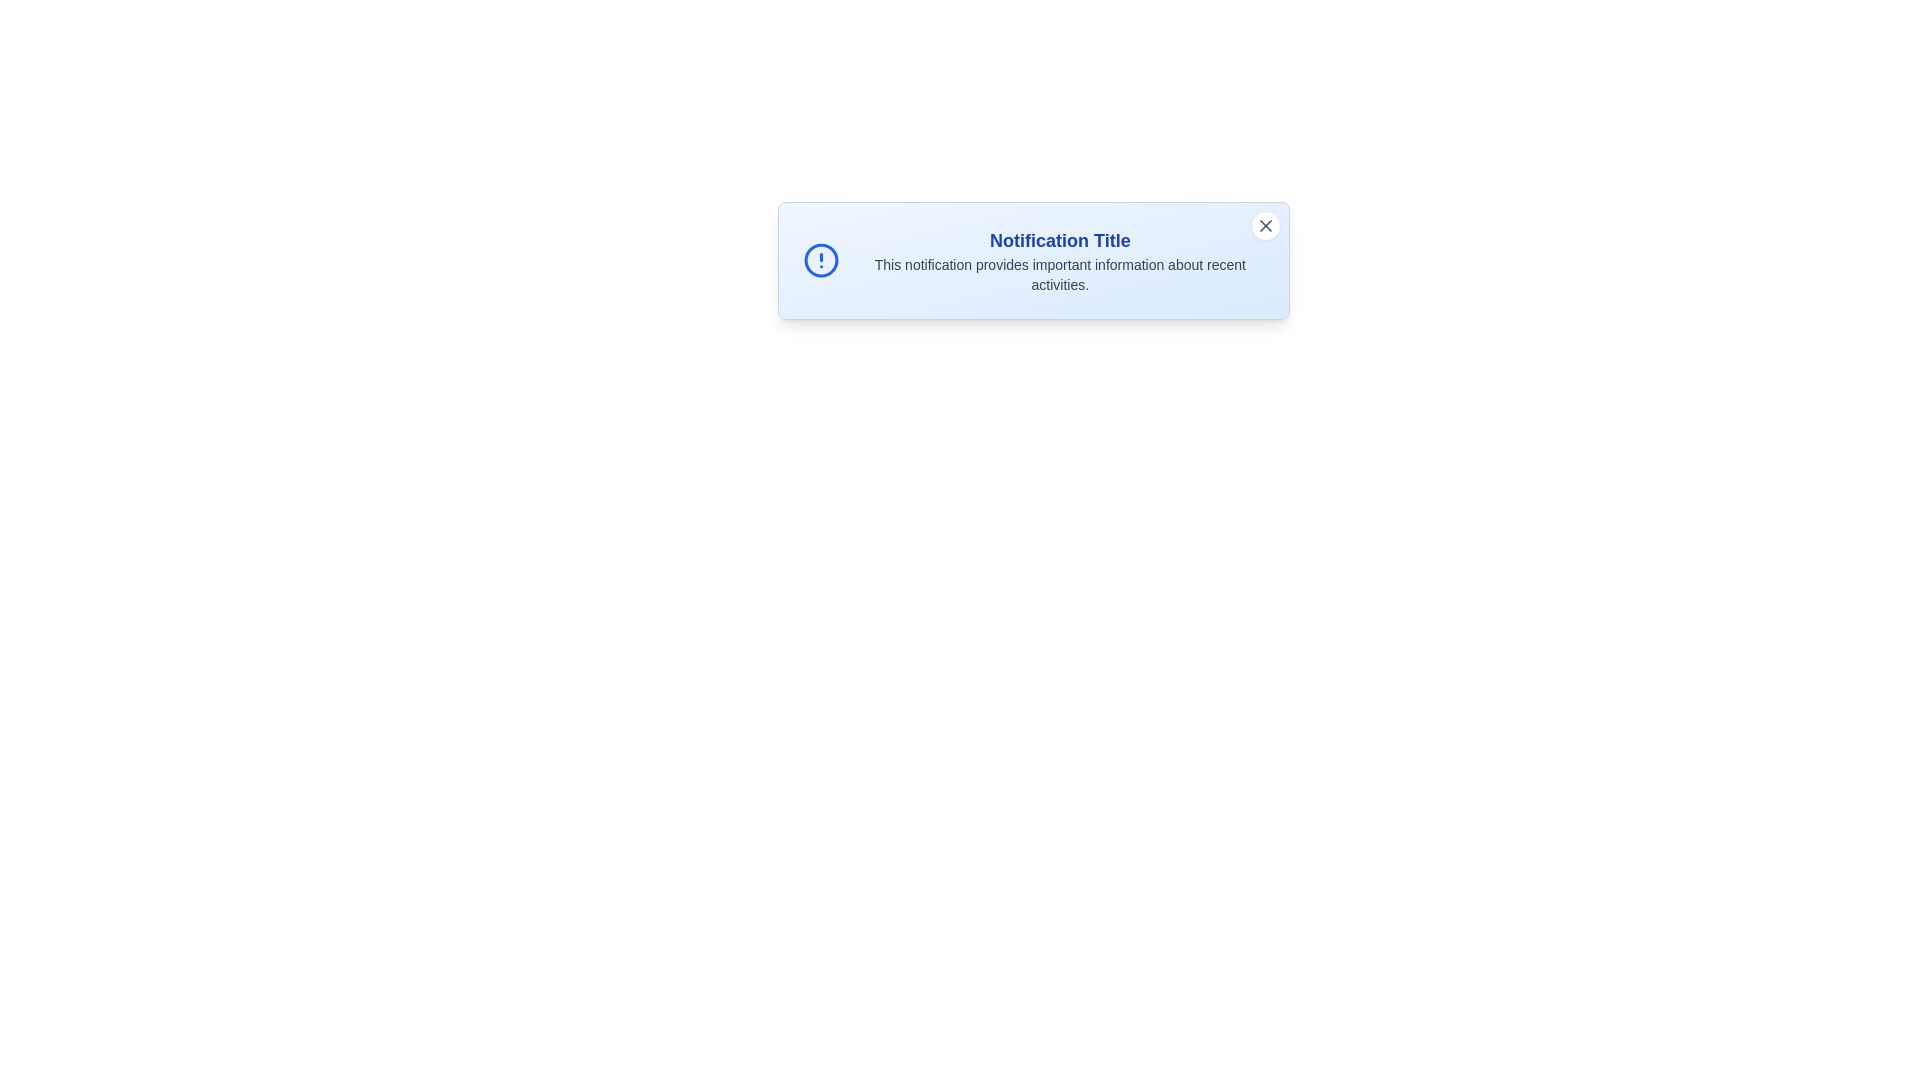  I want to click on the small, gray 'X' Close button located in the top-right corner of the notification panel, so click(1264, 225).